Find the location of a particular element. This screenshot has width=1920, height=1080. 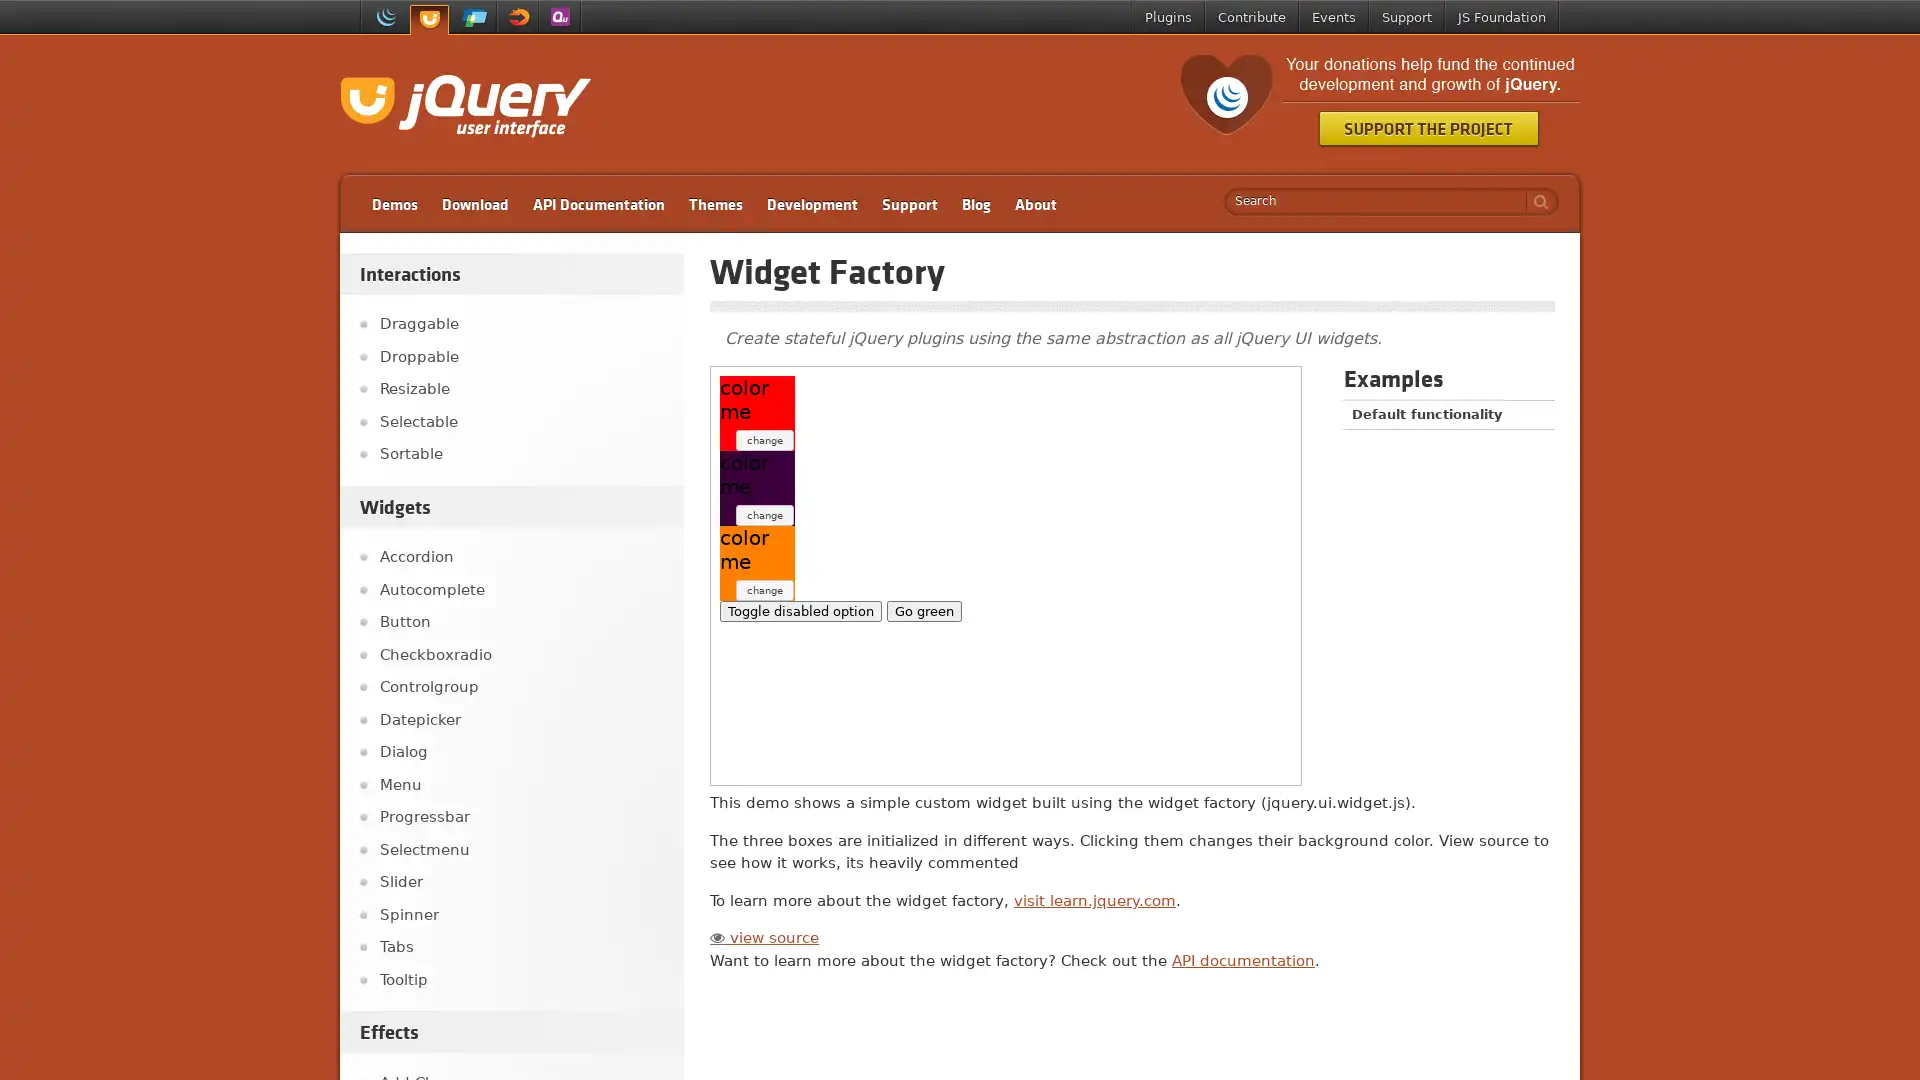

search is located at coordinates (1535, 201).